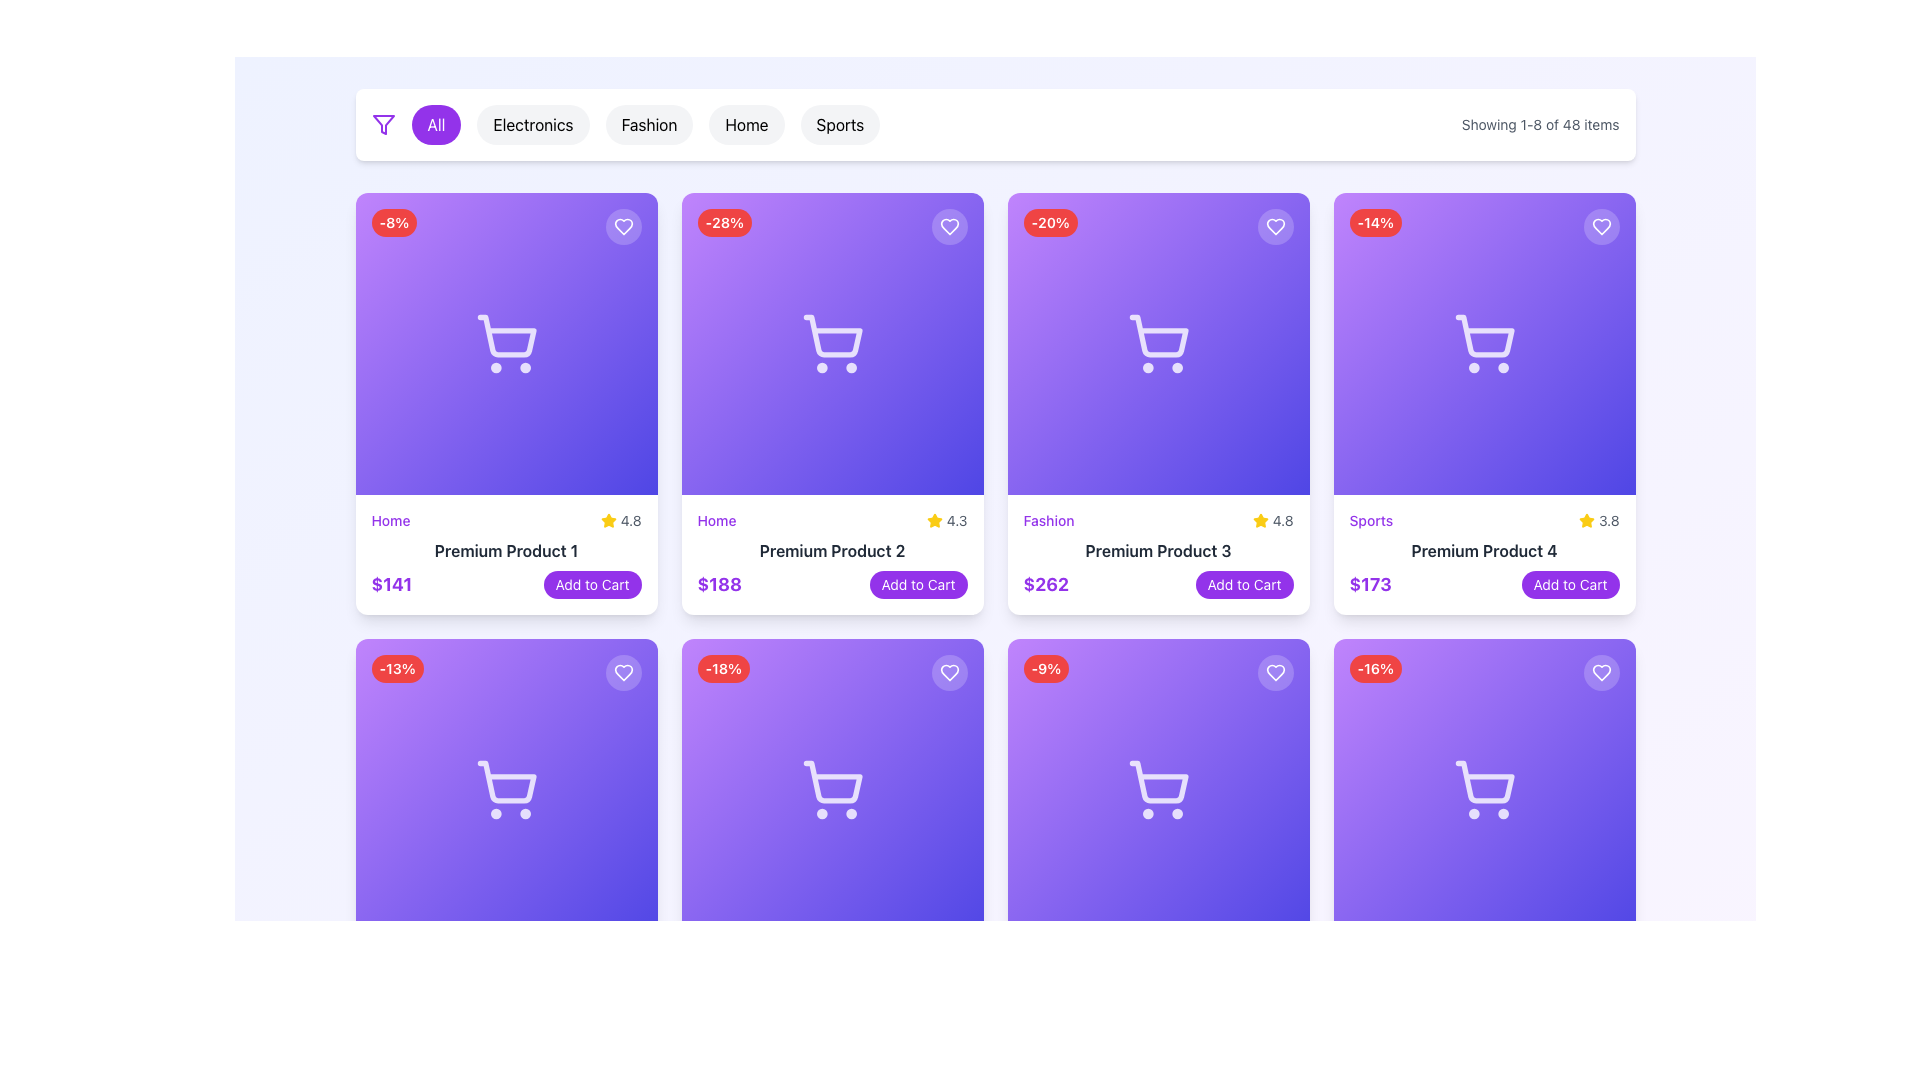 The width and height of the screenshot is (1920, 1080). Describe the element at coordinates (1045, 668) in the screenshot. I see `the discount percentage label located at the top-left corner of the product card in the fourth column of the second row in the grid layout` at that location.